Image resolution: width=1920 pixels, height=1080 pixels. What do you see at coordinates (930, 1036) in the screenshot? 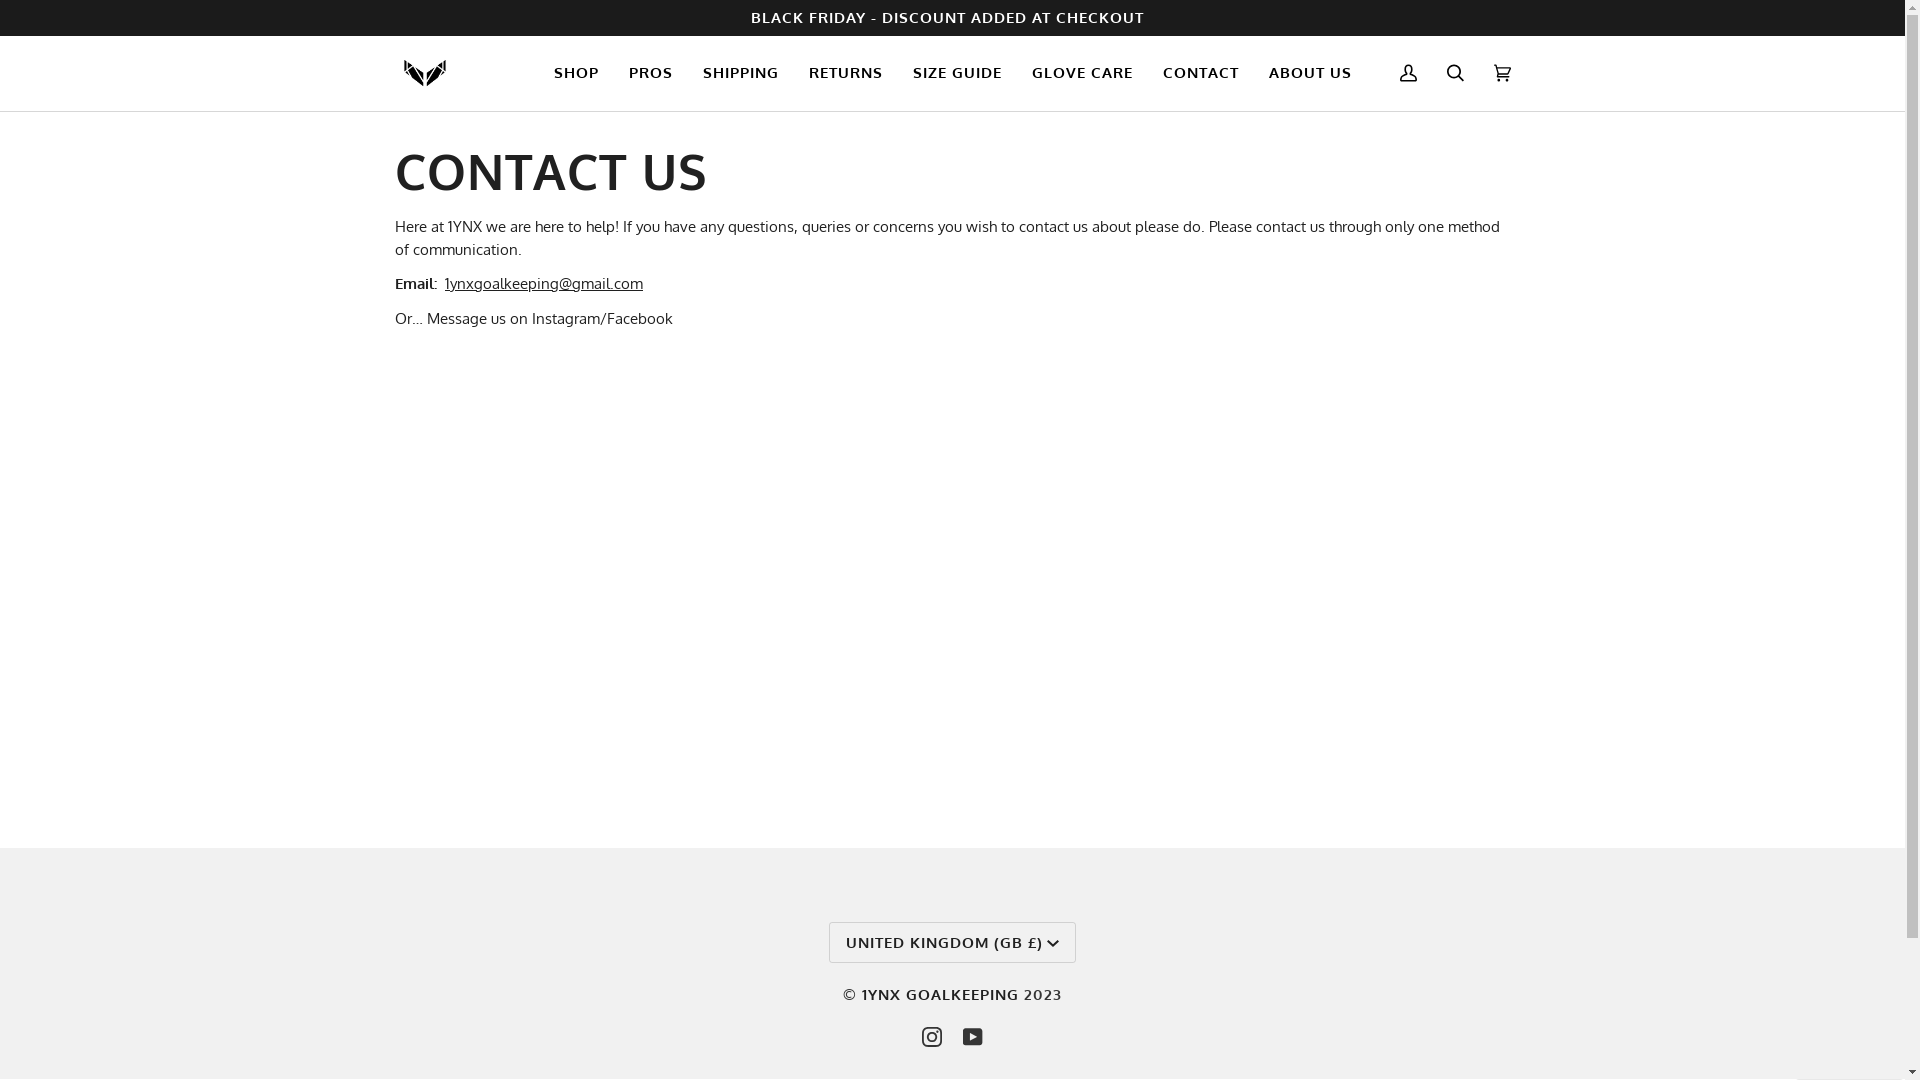
I see `'INSTAGRAM'` at bounding box center [930, 1036].